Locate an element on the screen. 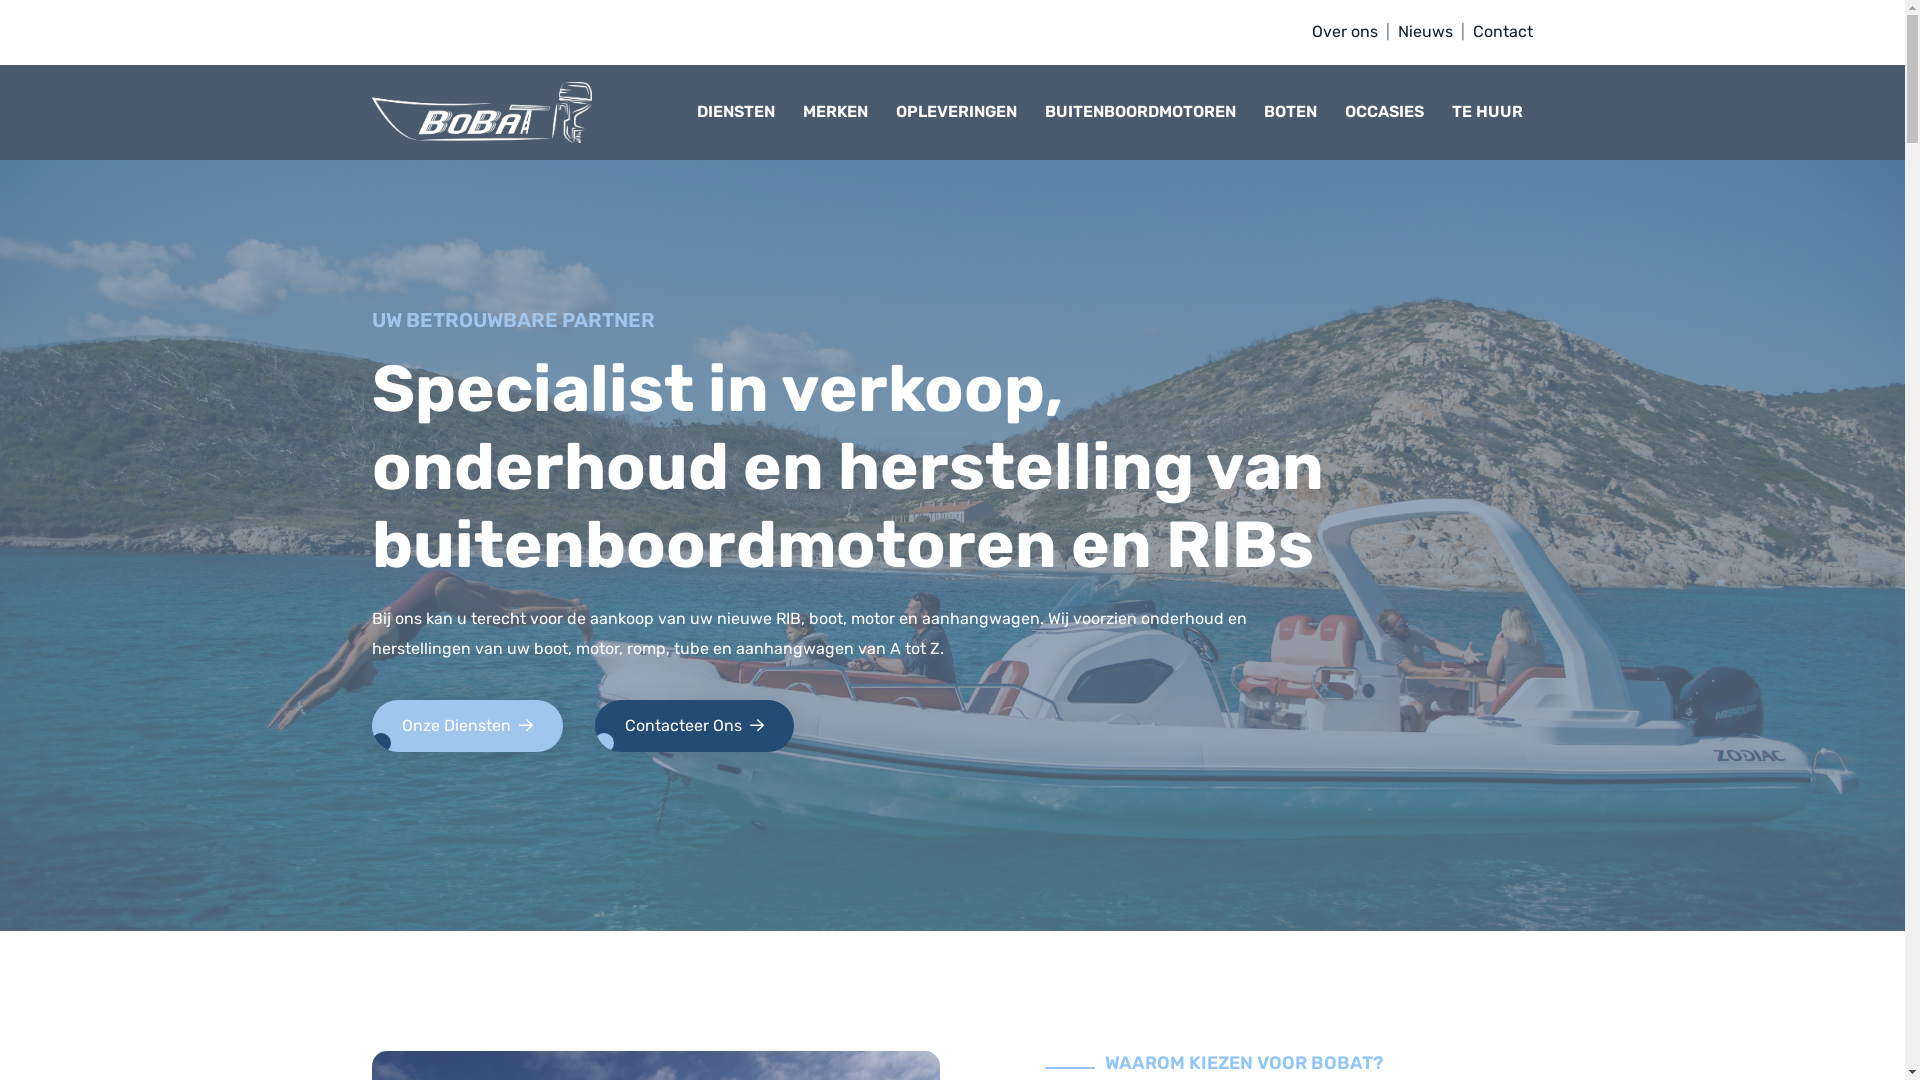 The image size is (1920, 1080). 'Contacteer Ons' is located at coordinates (694, 726).